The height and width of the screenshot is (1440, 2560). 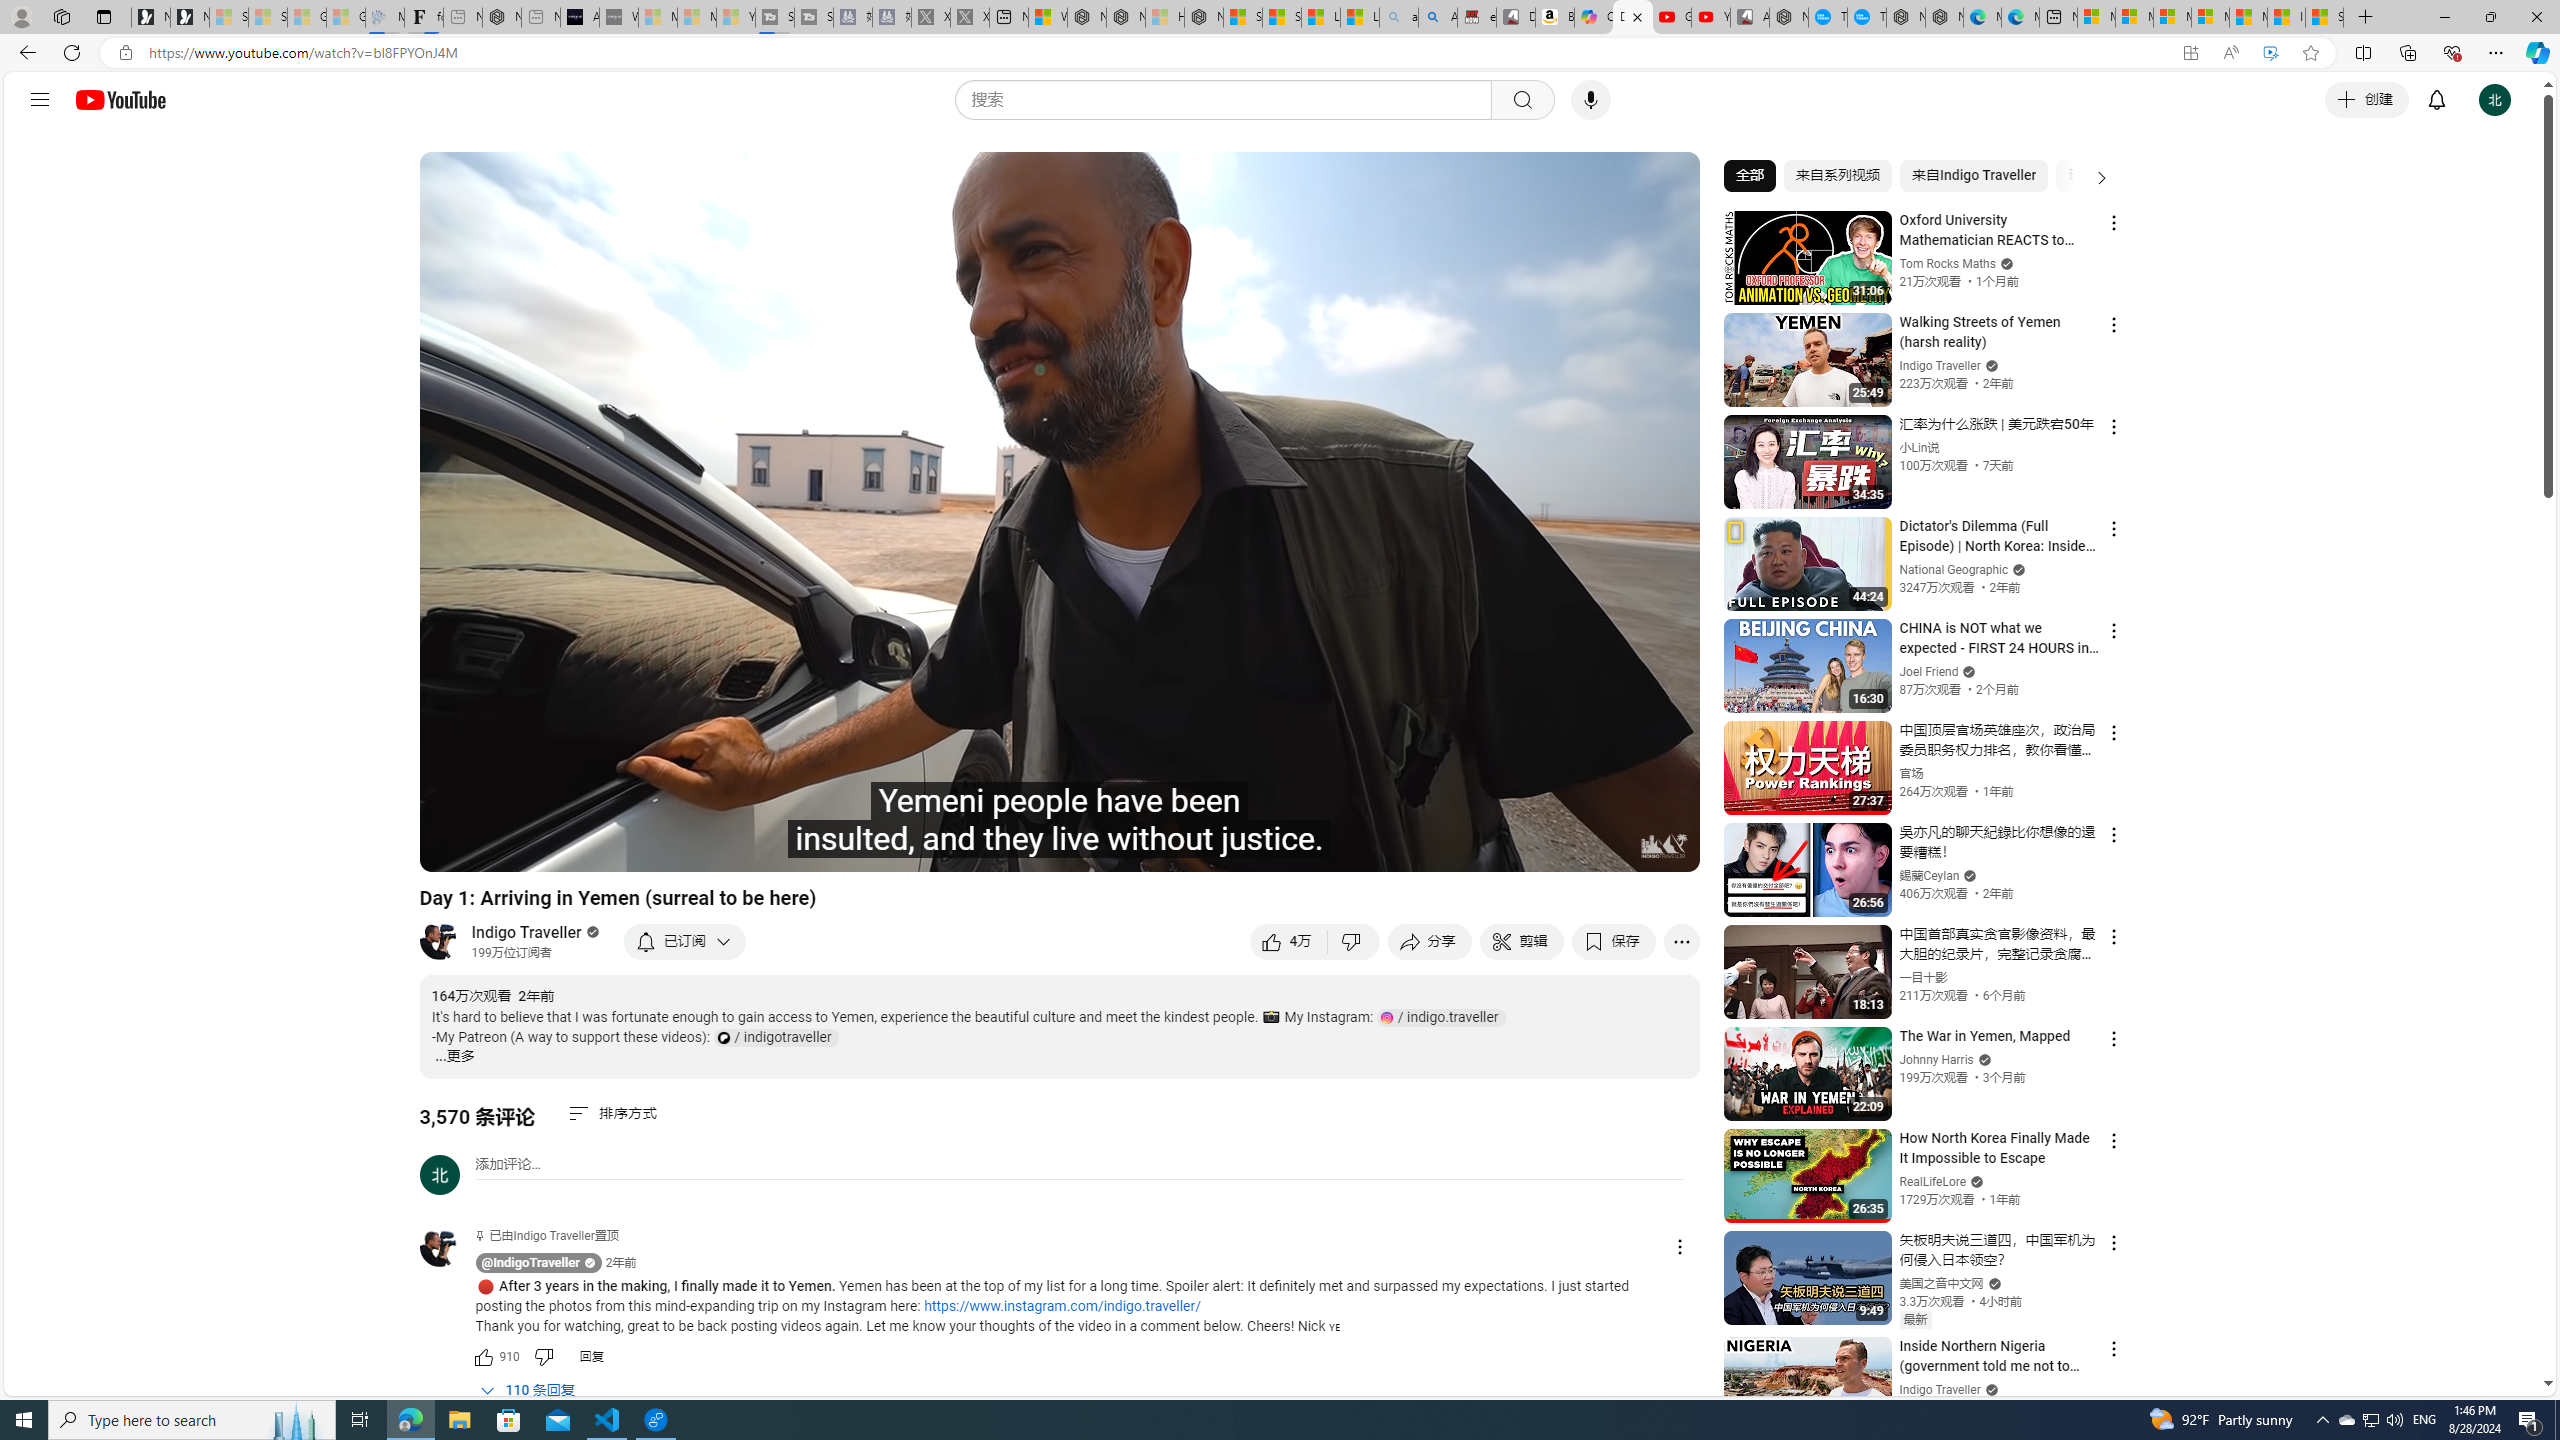 I want to click on 'Patreon Channel Link: indigotraveller', so click(x=775, y=1037).